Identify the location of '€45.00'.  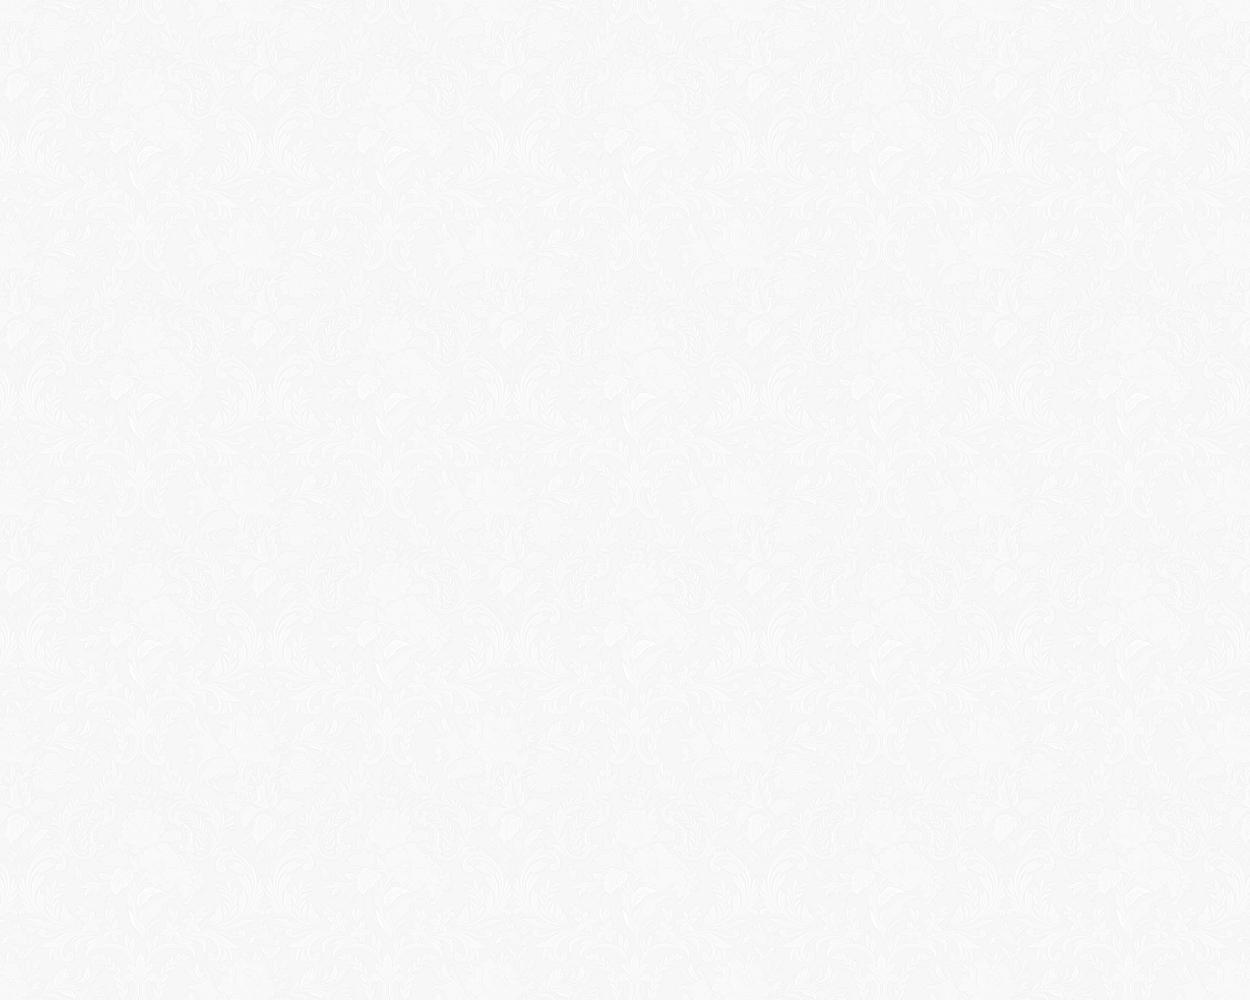
(179, 776).